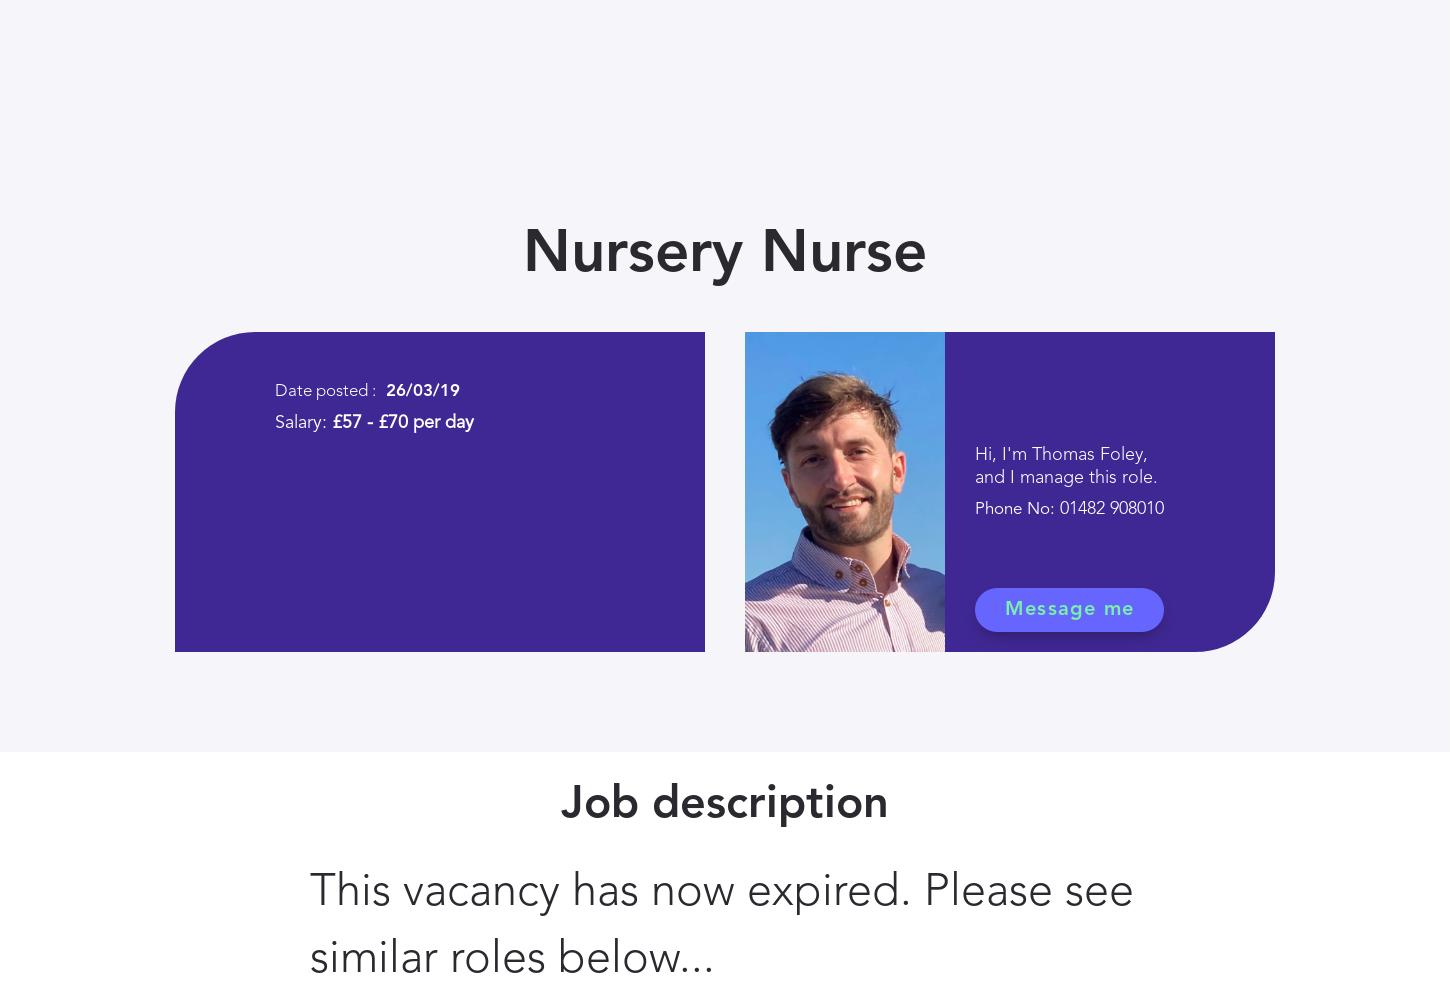  I want to click on '£77 per day', so click(1119, 210).